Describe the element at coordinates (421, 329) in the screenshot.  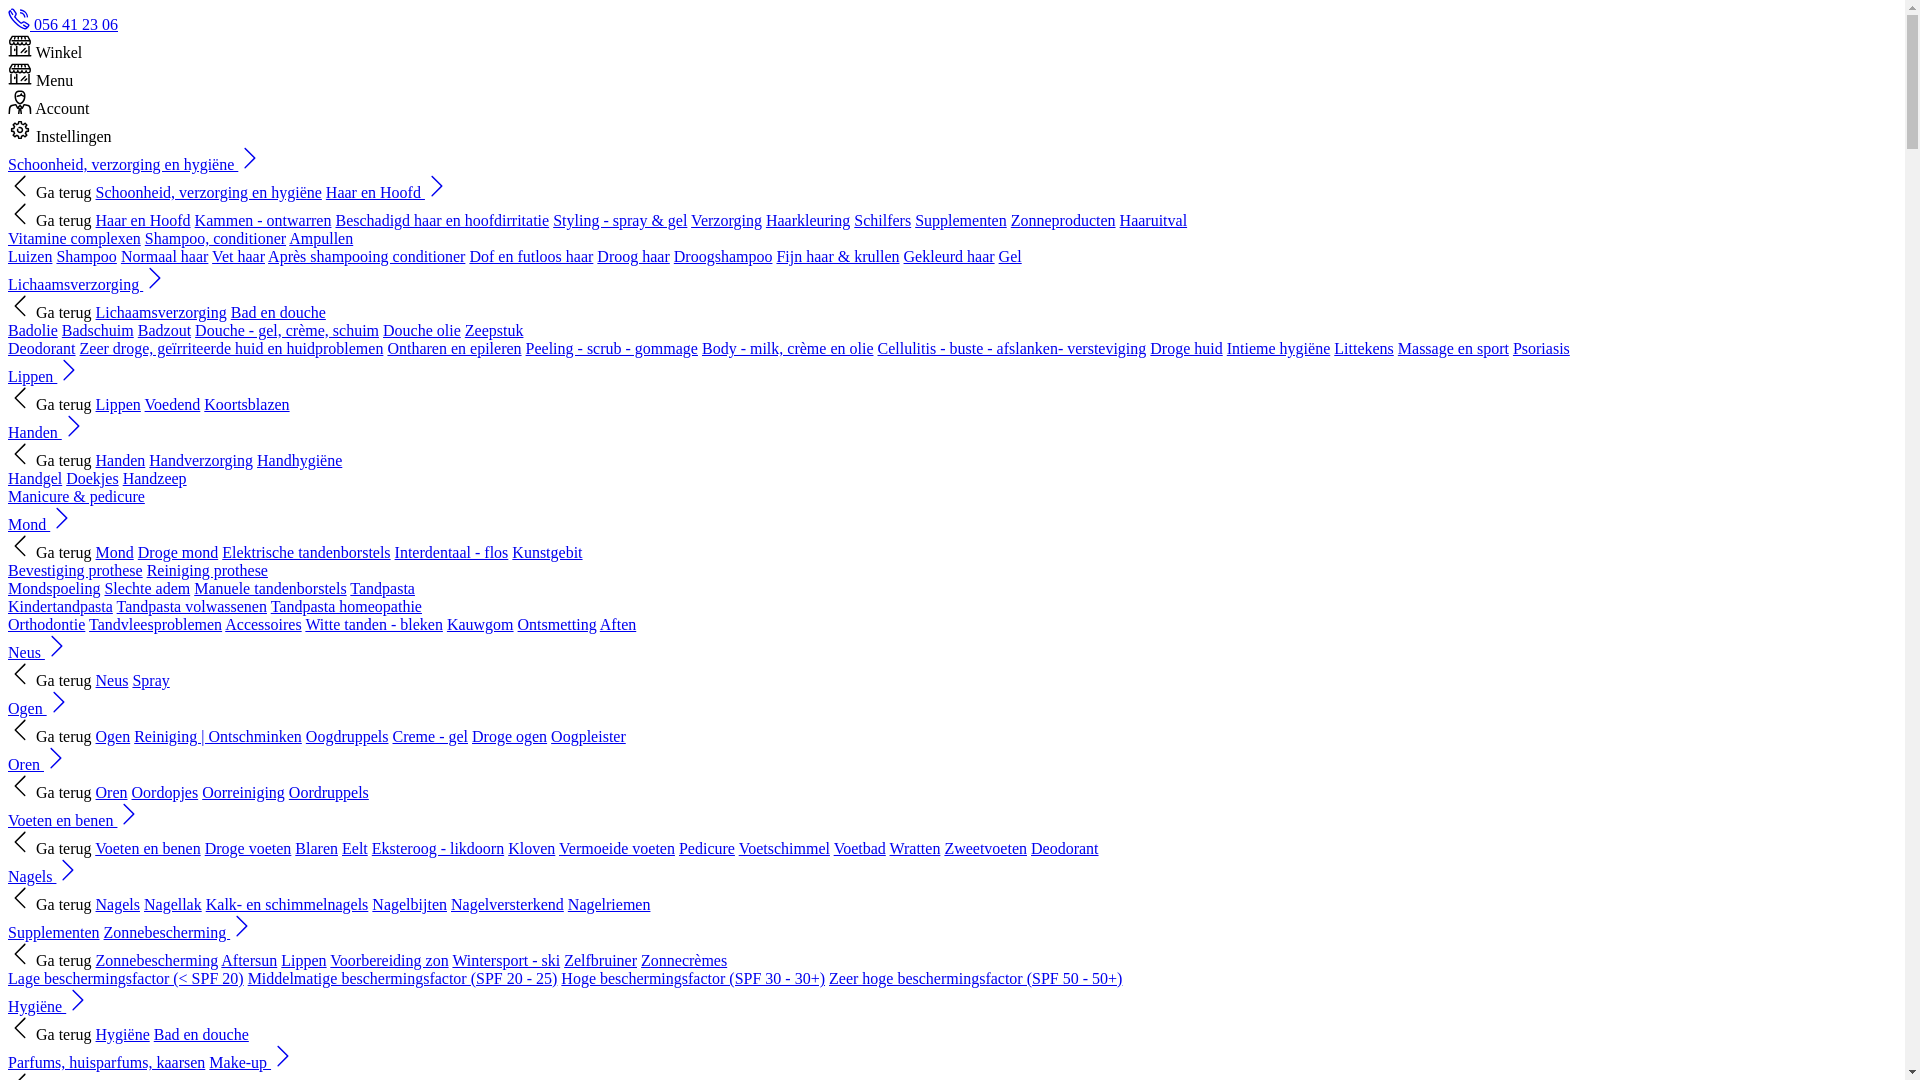
I see `'Douche olie'` at that location.